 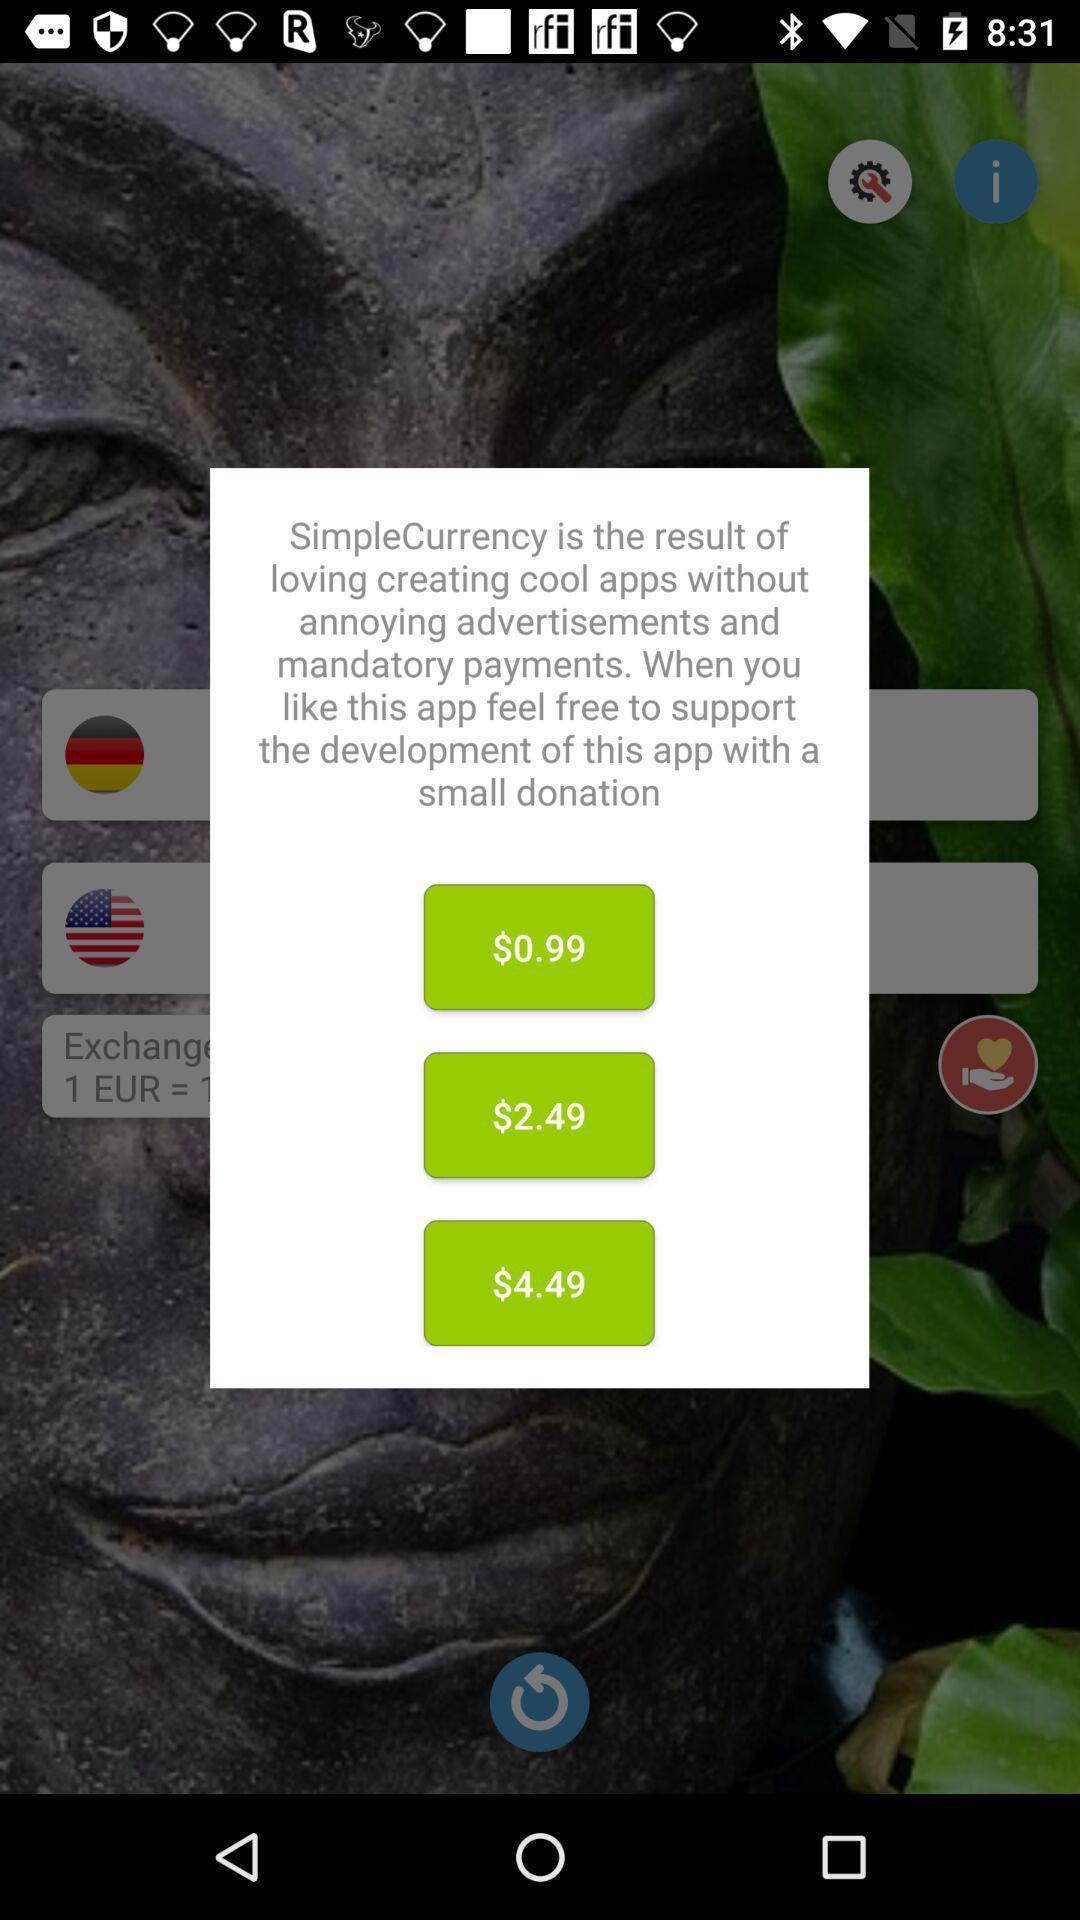 What do you see at coordinates (869, 181) in the screenshot?
I see `settings swich option` at bounding box center [869, 181].